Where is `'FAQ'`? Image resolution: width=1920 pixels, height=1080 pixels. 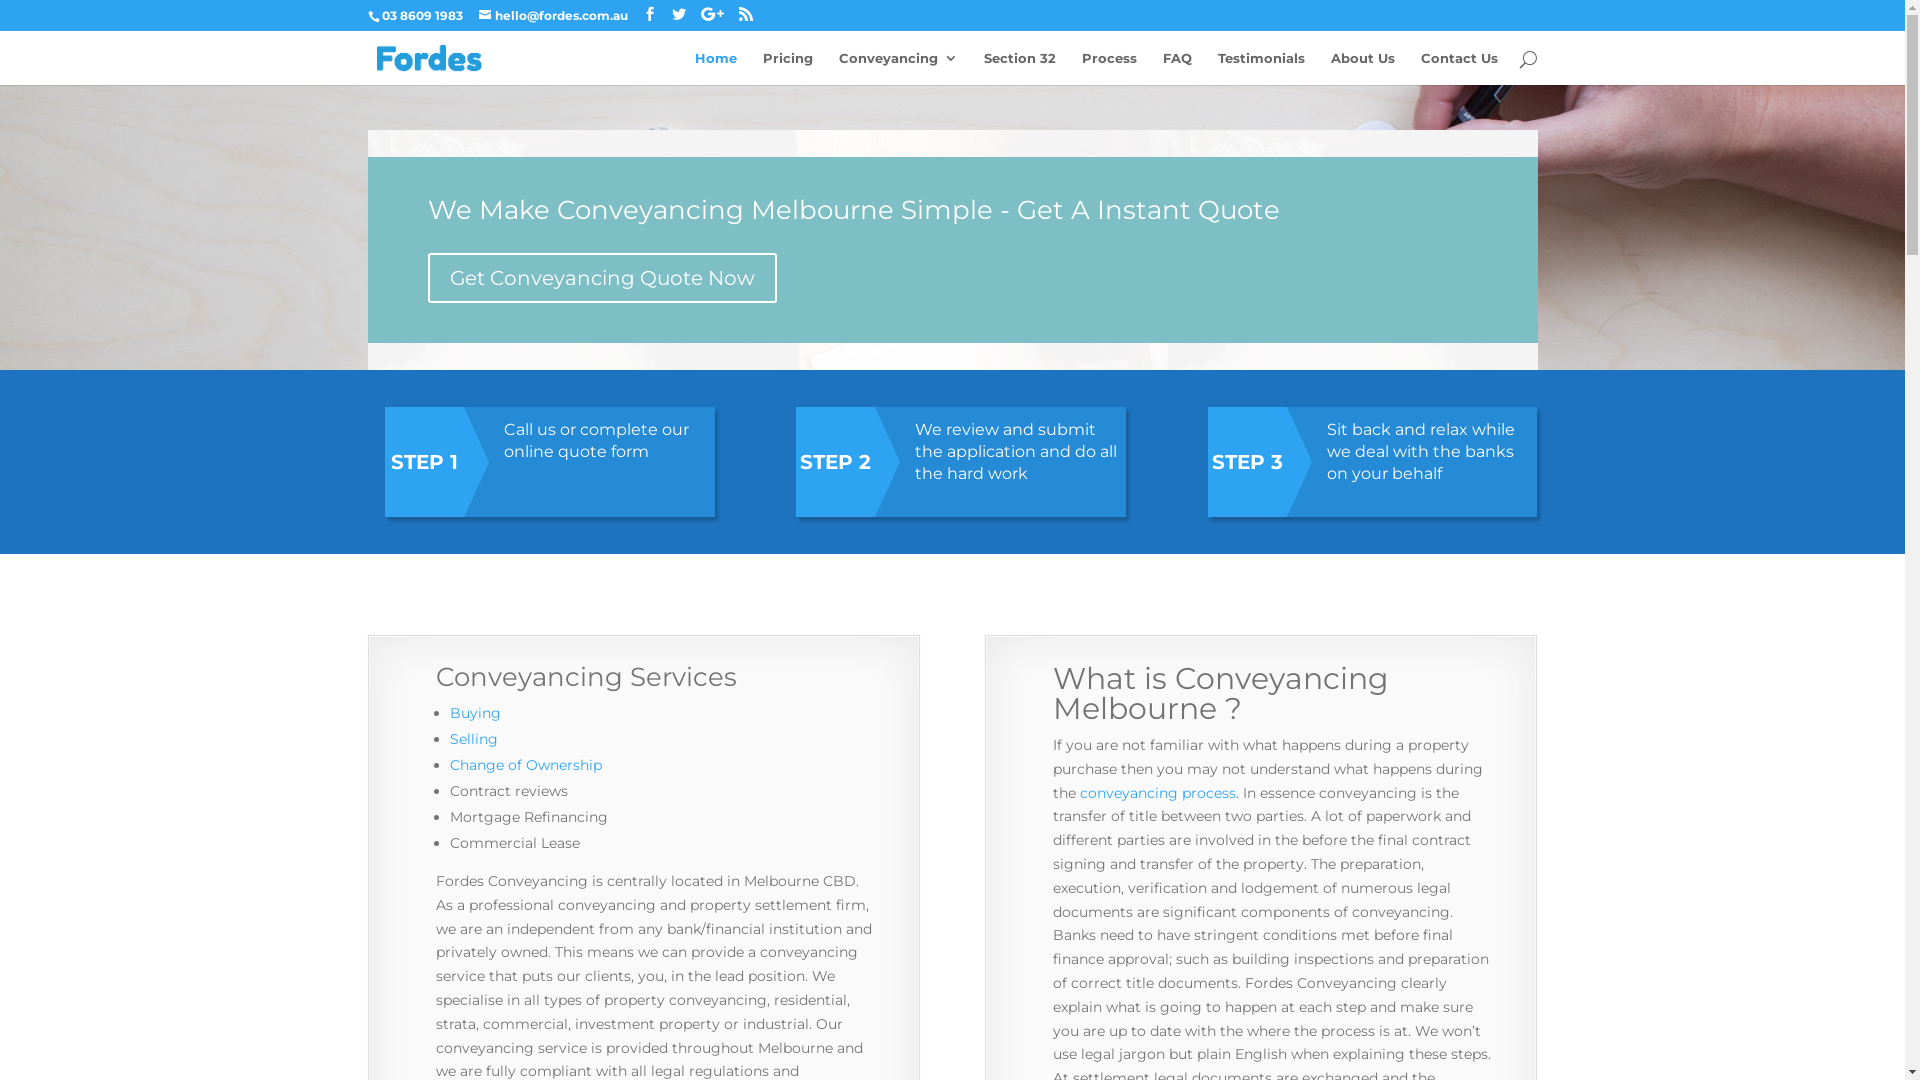 'FAQ' is located at coordinates (1176, 67).